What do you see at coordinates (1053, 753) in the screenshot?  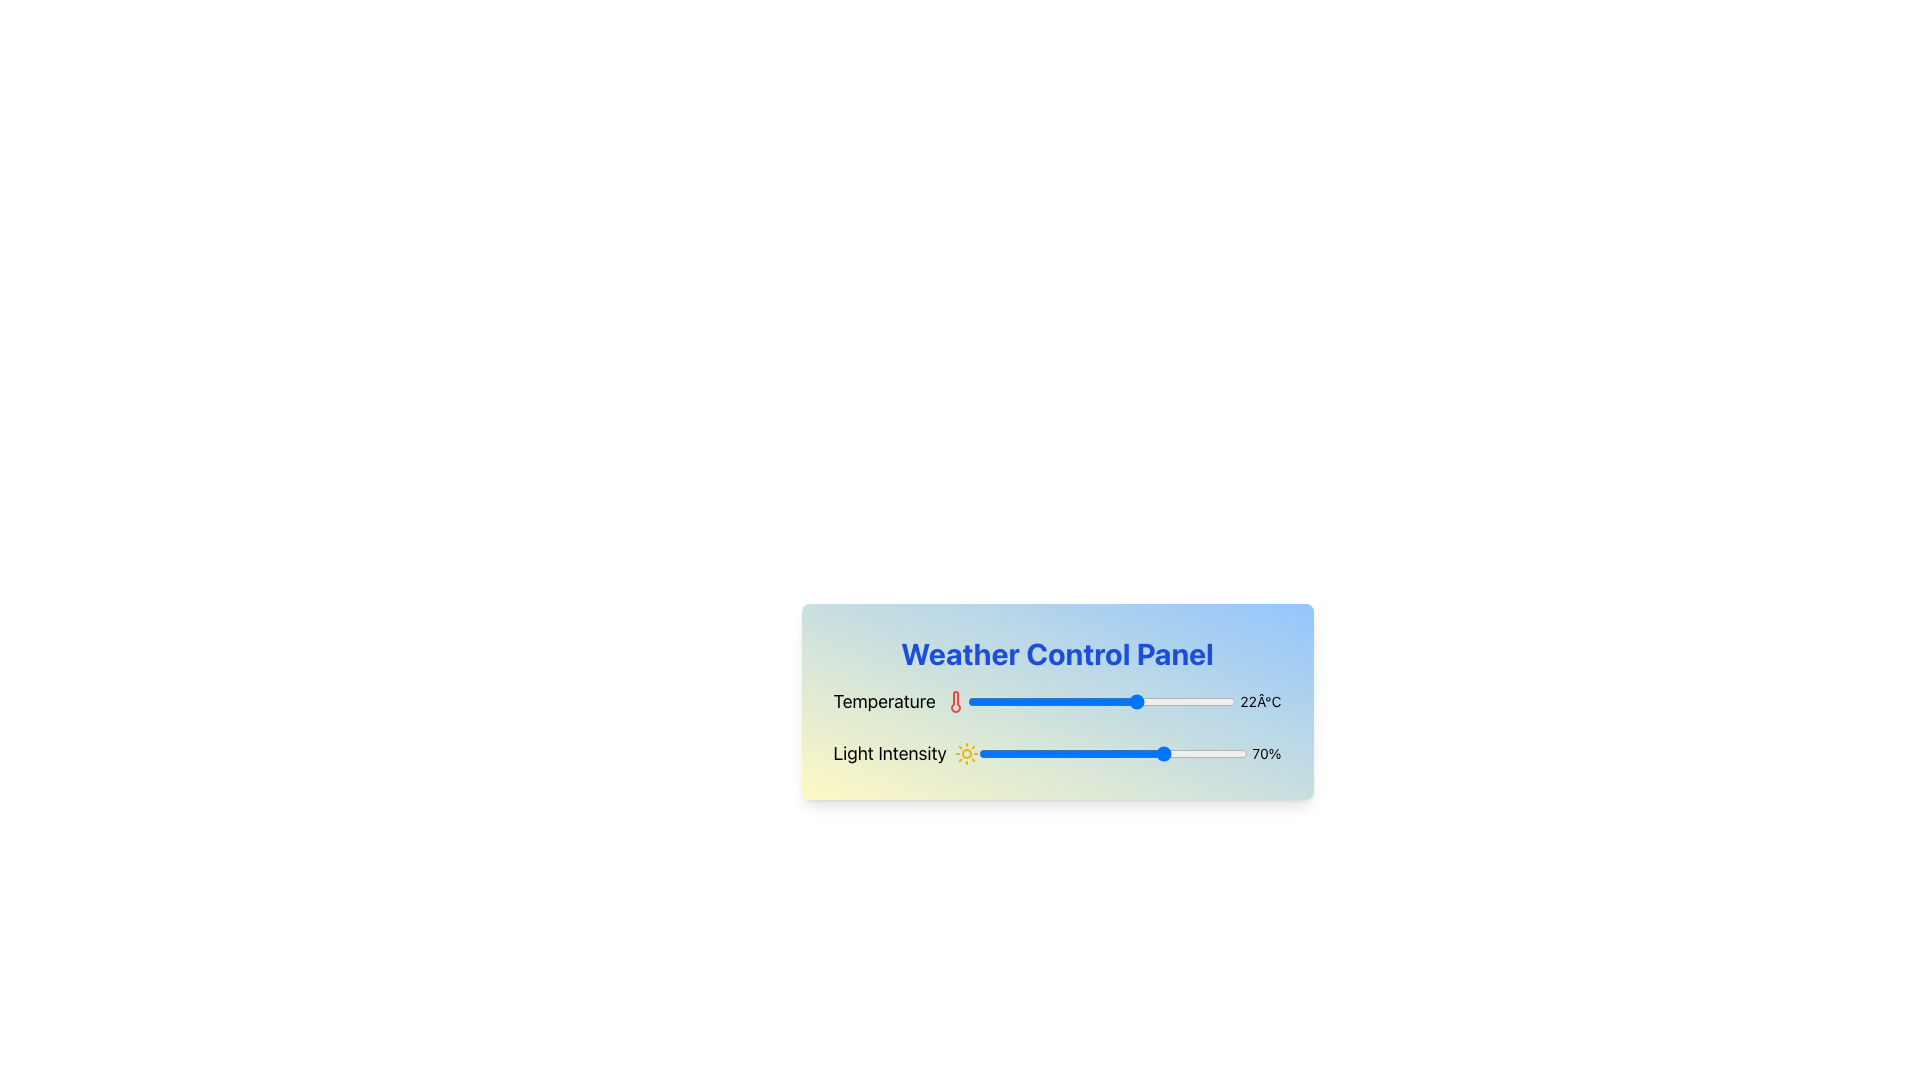 I see `light intensity` at bounding box center [1053, 753].